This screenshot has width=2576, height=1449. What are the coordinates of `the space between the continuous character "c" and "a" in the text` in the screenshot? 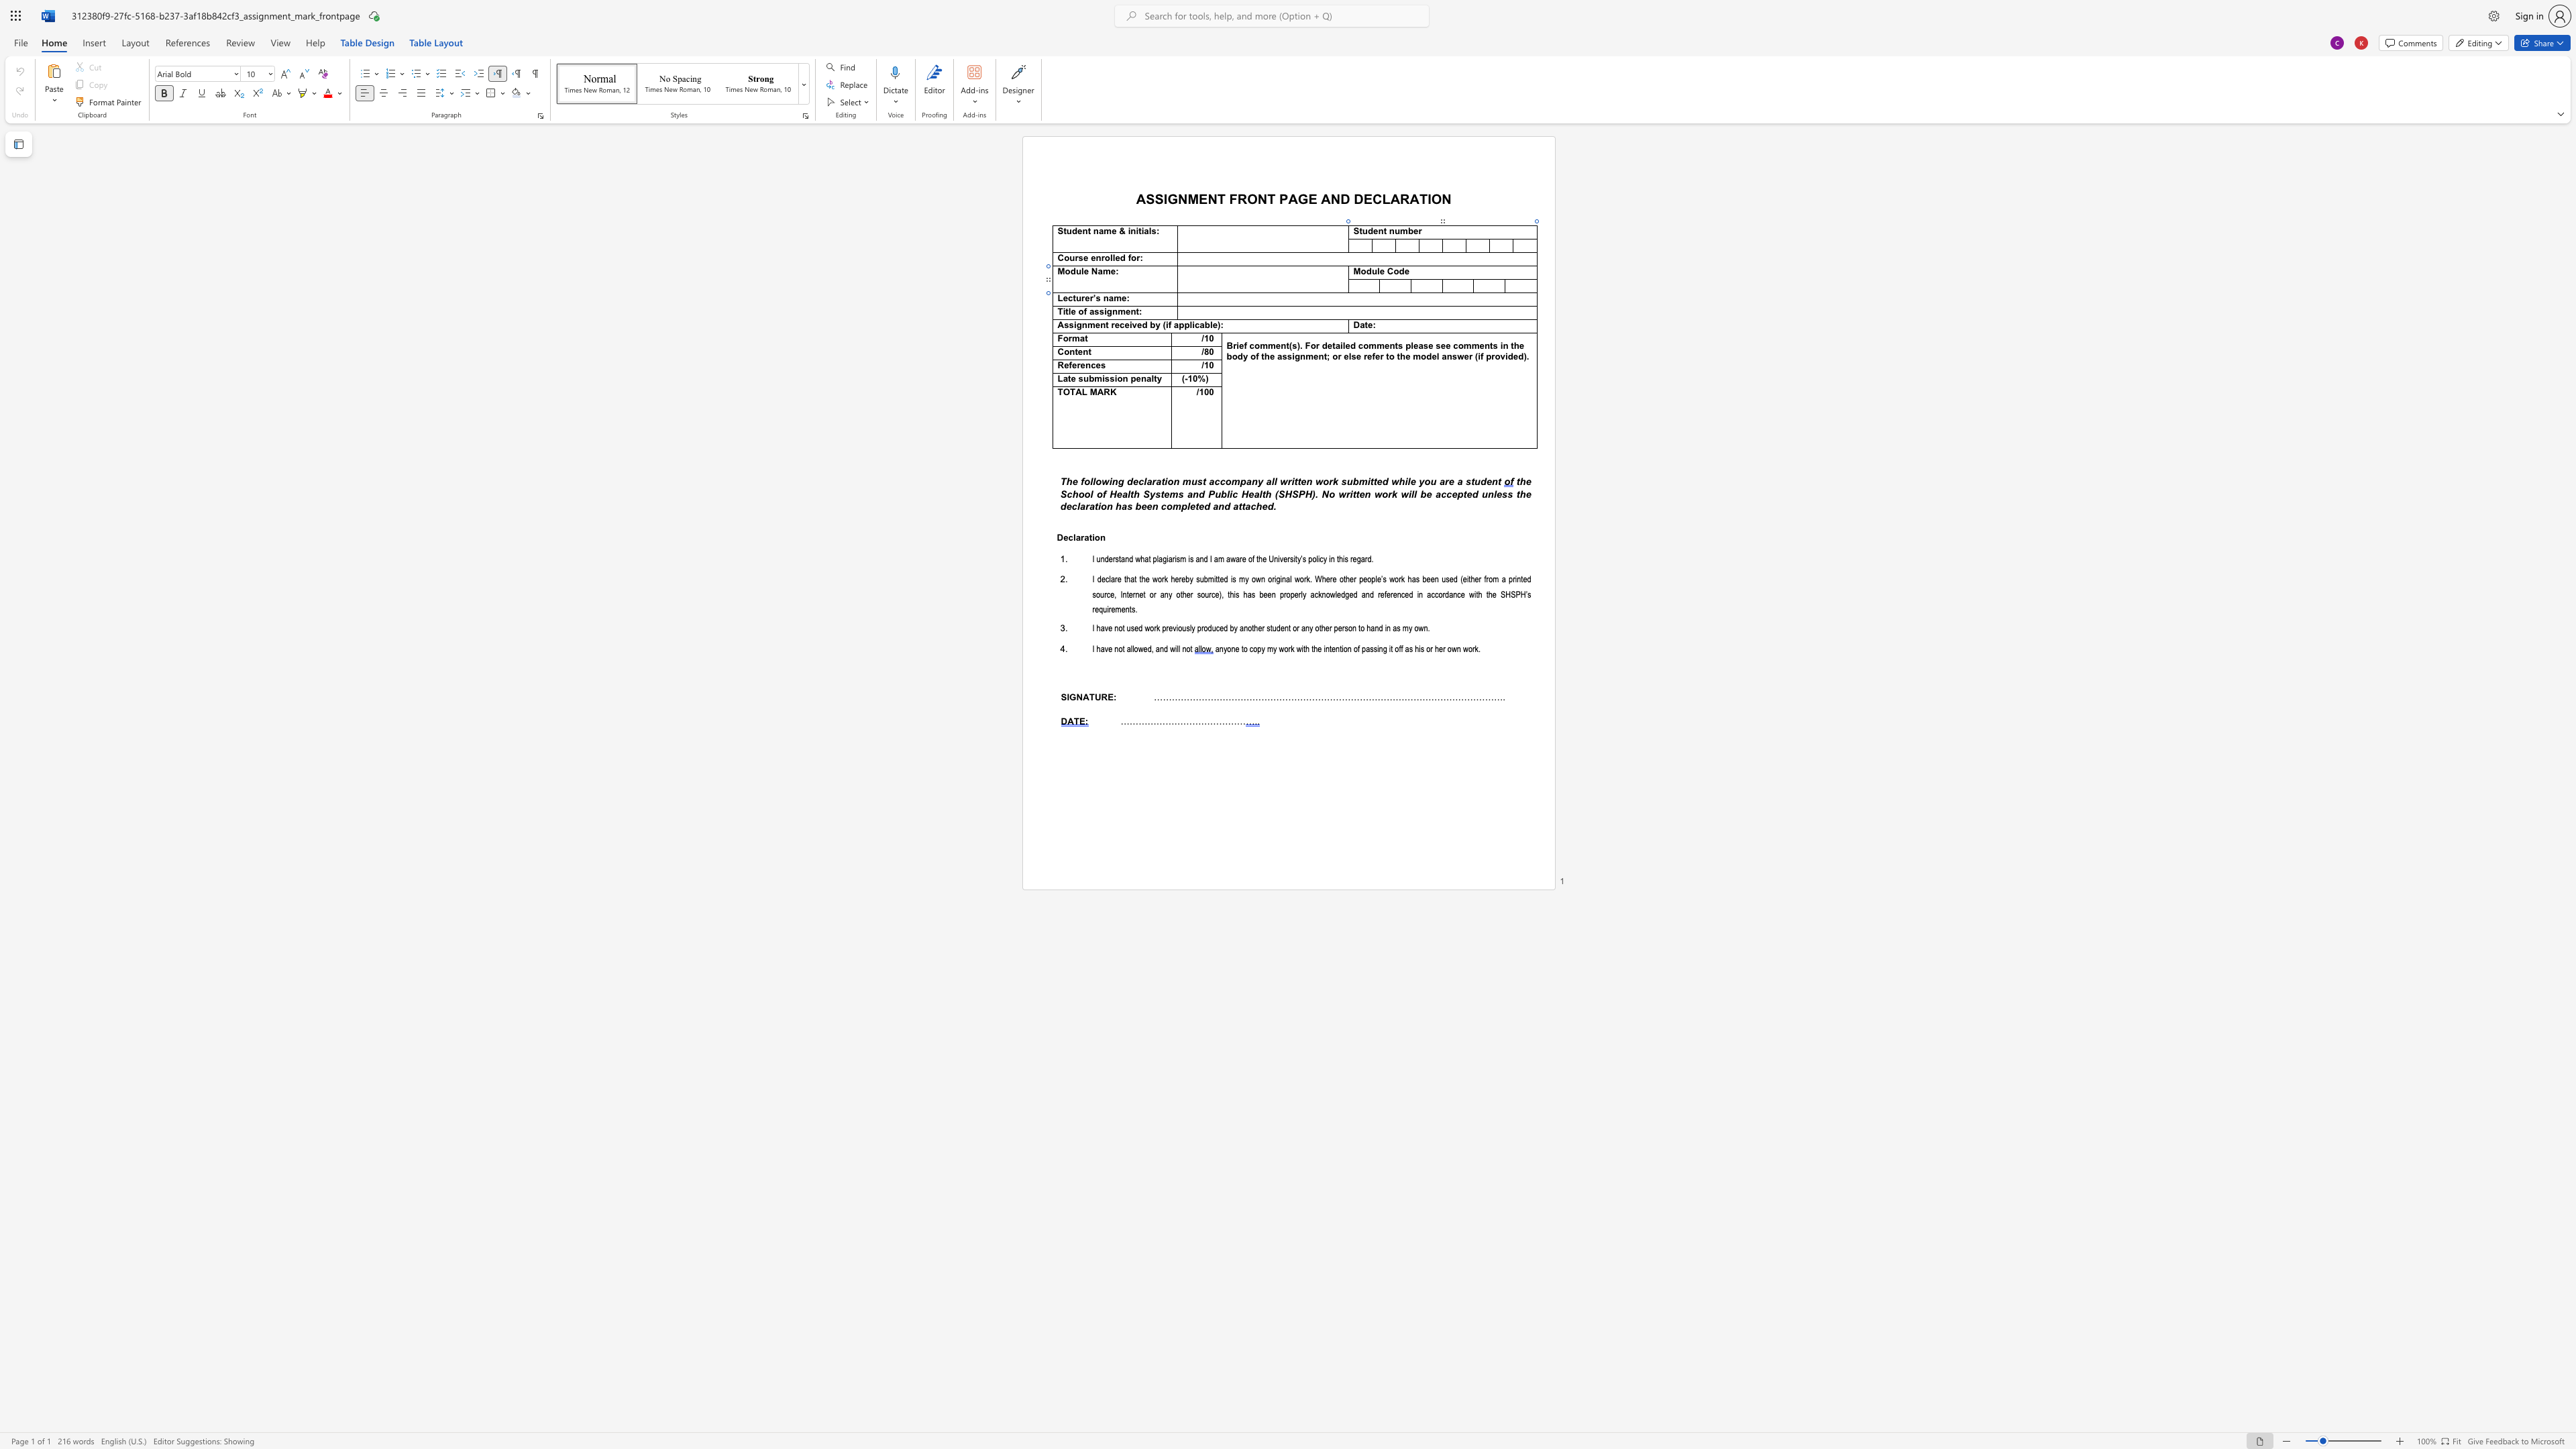 It's located at (1199, 324).